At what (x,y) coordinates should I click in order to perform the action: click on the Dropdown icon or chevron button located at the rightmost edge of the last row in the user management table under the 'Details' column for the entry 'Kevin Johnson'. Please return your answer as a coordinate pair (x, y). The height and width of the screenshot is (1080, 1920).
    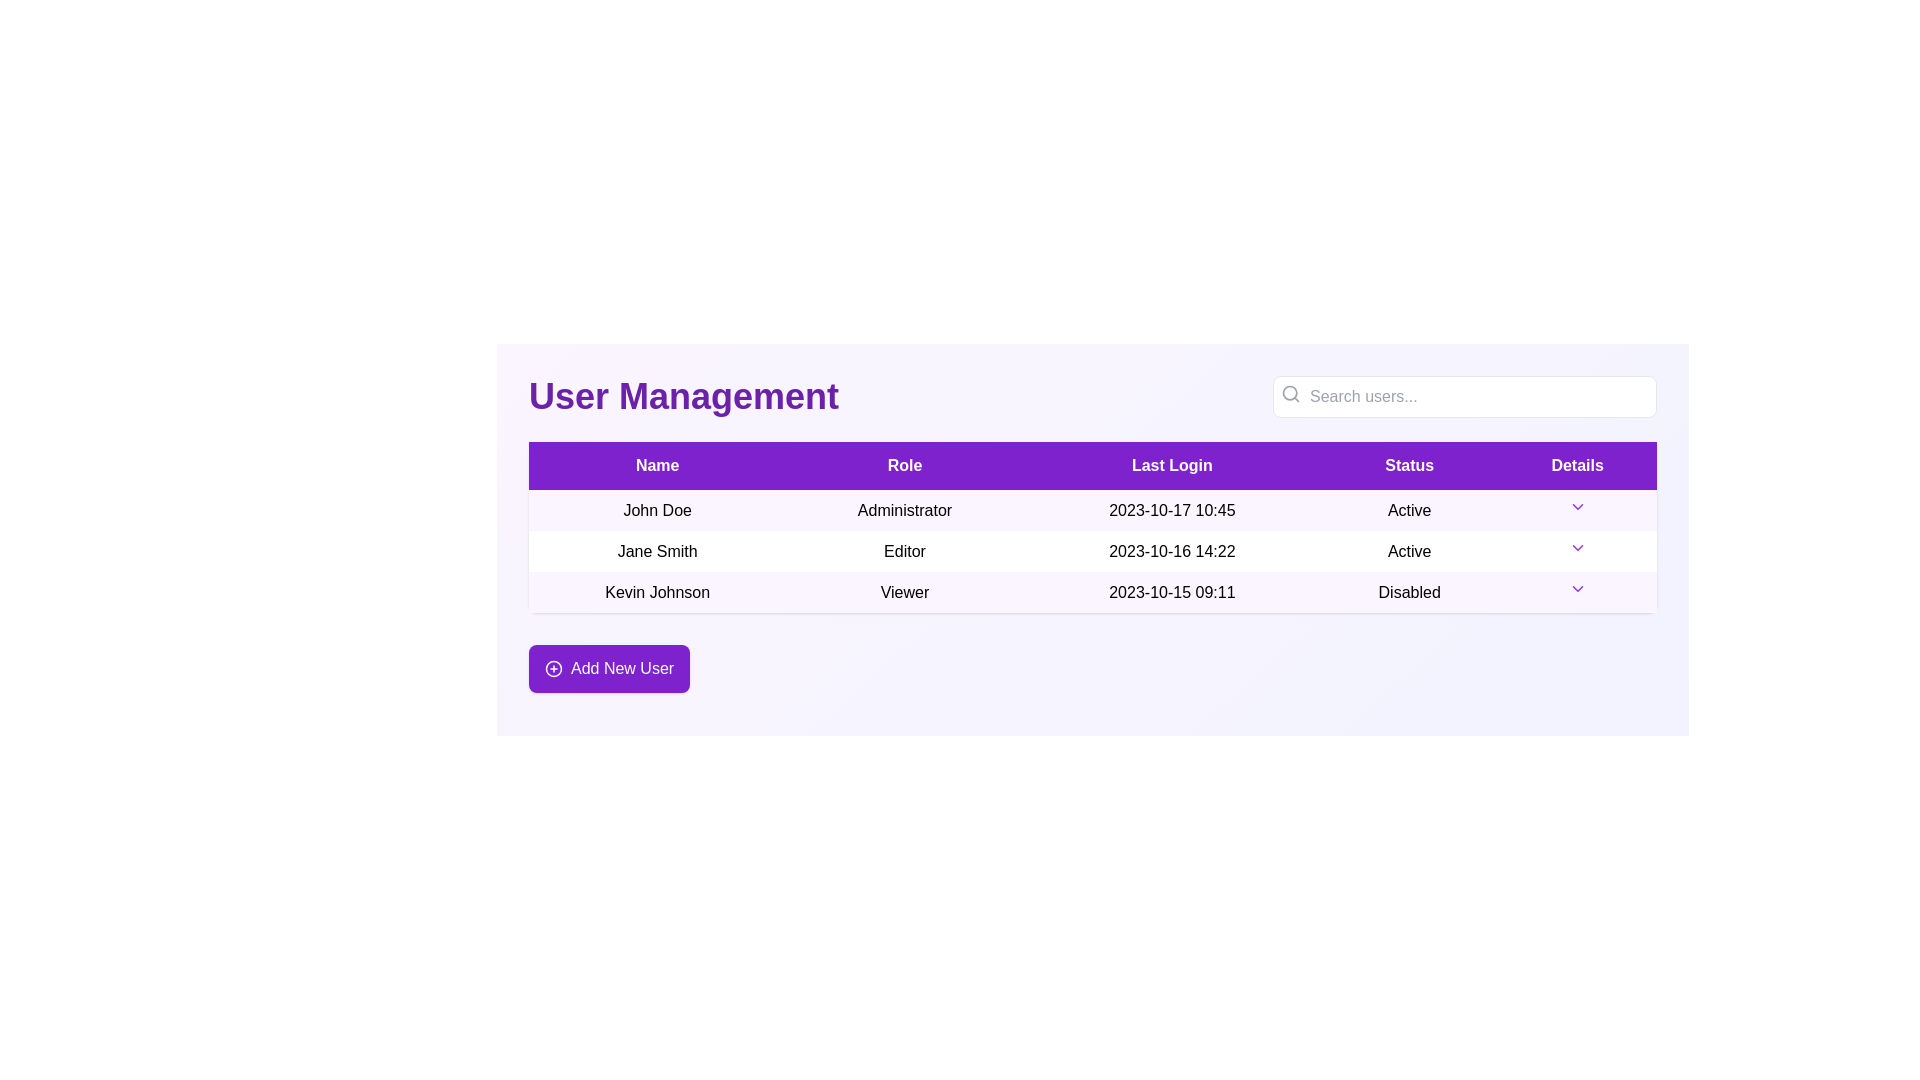
    Looking at the image, I should click on (1576, 591).